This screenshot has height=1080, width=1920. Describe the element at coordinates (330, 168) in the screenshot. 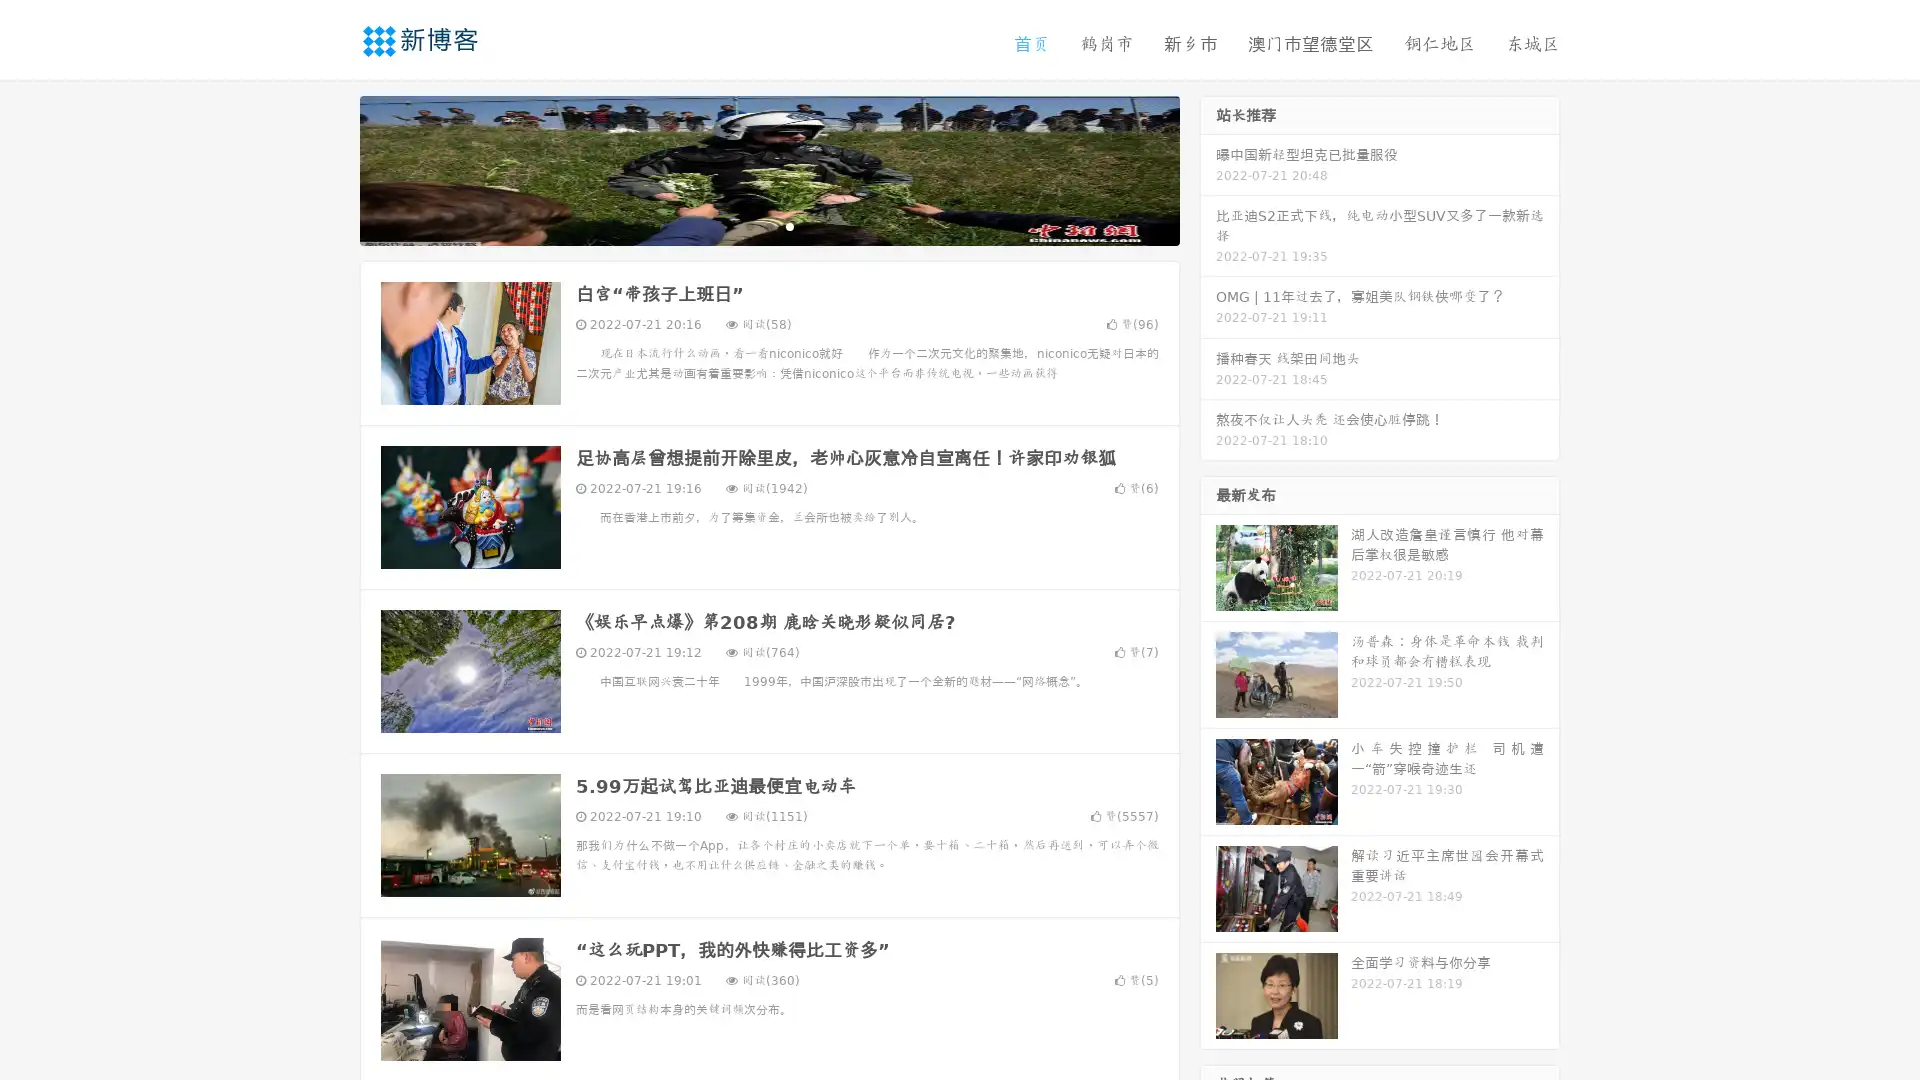

I see `Previous slide` at that location.